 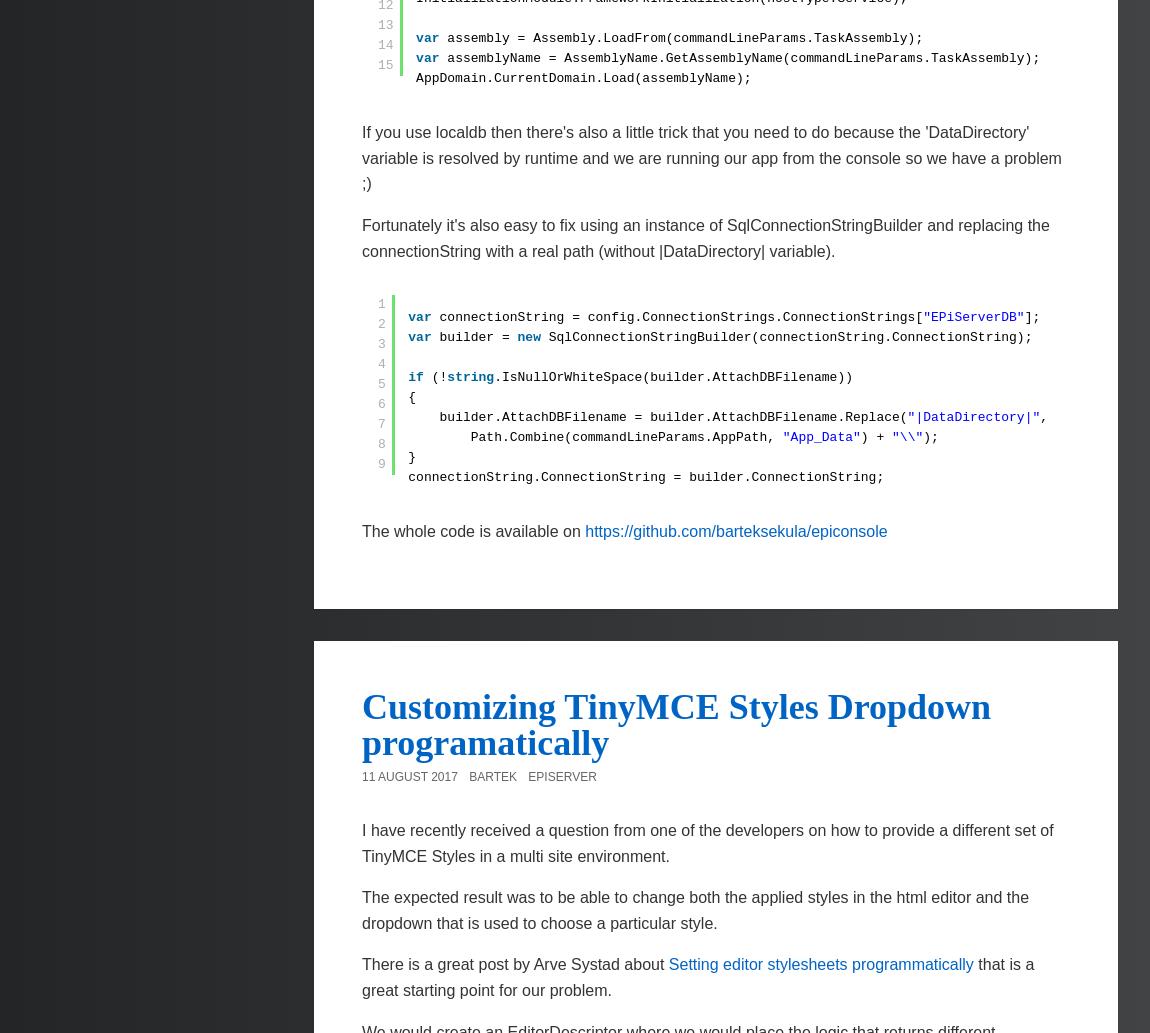 I want to click on '11 August 2017', so click(x=409, y=775).